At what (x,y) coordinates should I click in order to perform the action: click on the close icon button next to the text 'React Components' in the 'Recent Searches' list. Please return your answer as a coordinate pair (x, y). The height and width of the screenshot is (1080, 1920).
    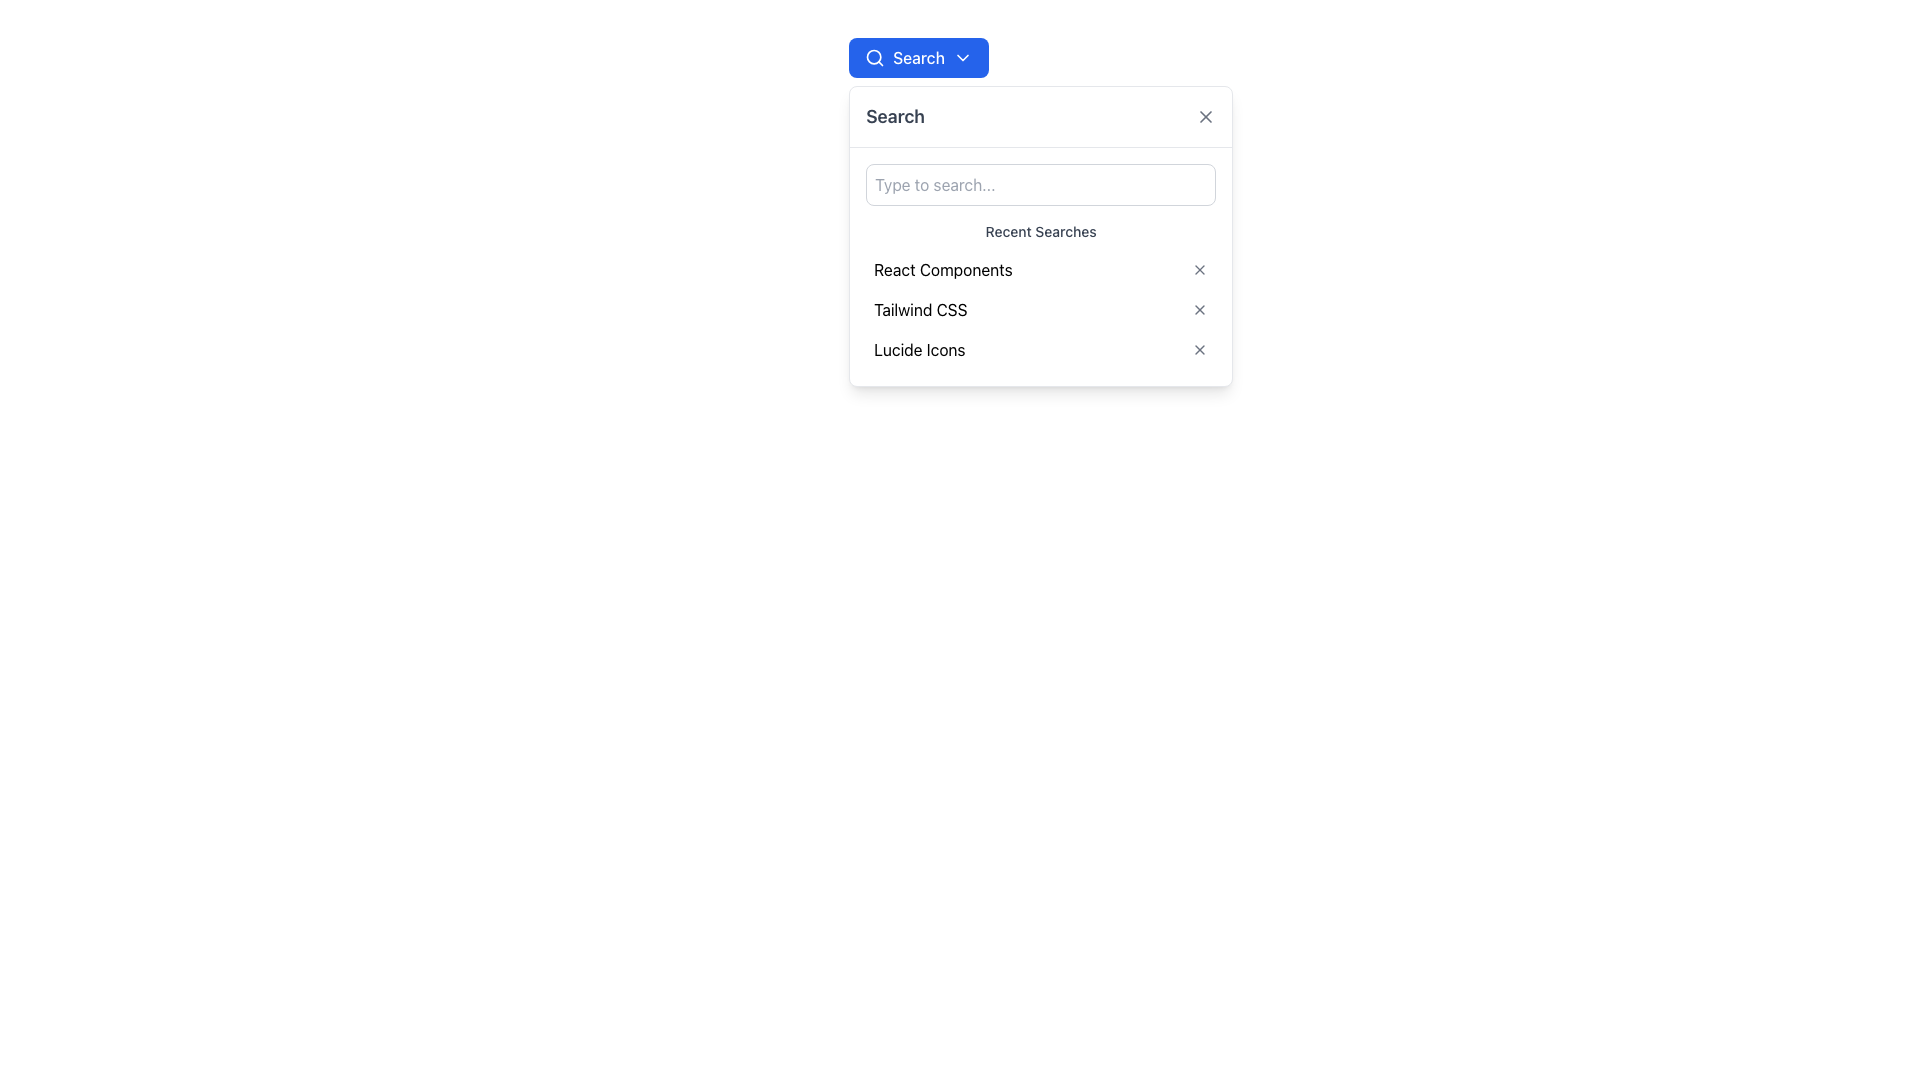
    Looking at the image, I should click on (1200, 270).